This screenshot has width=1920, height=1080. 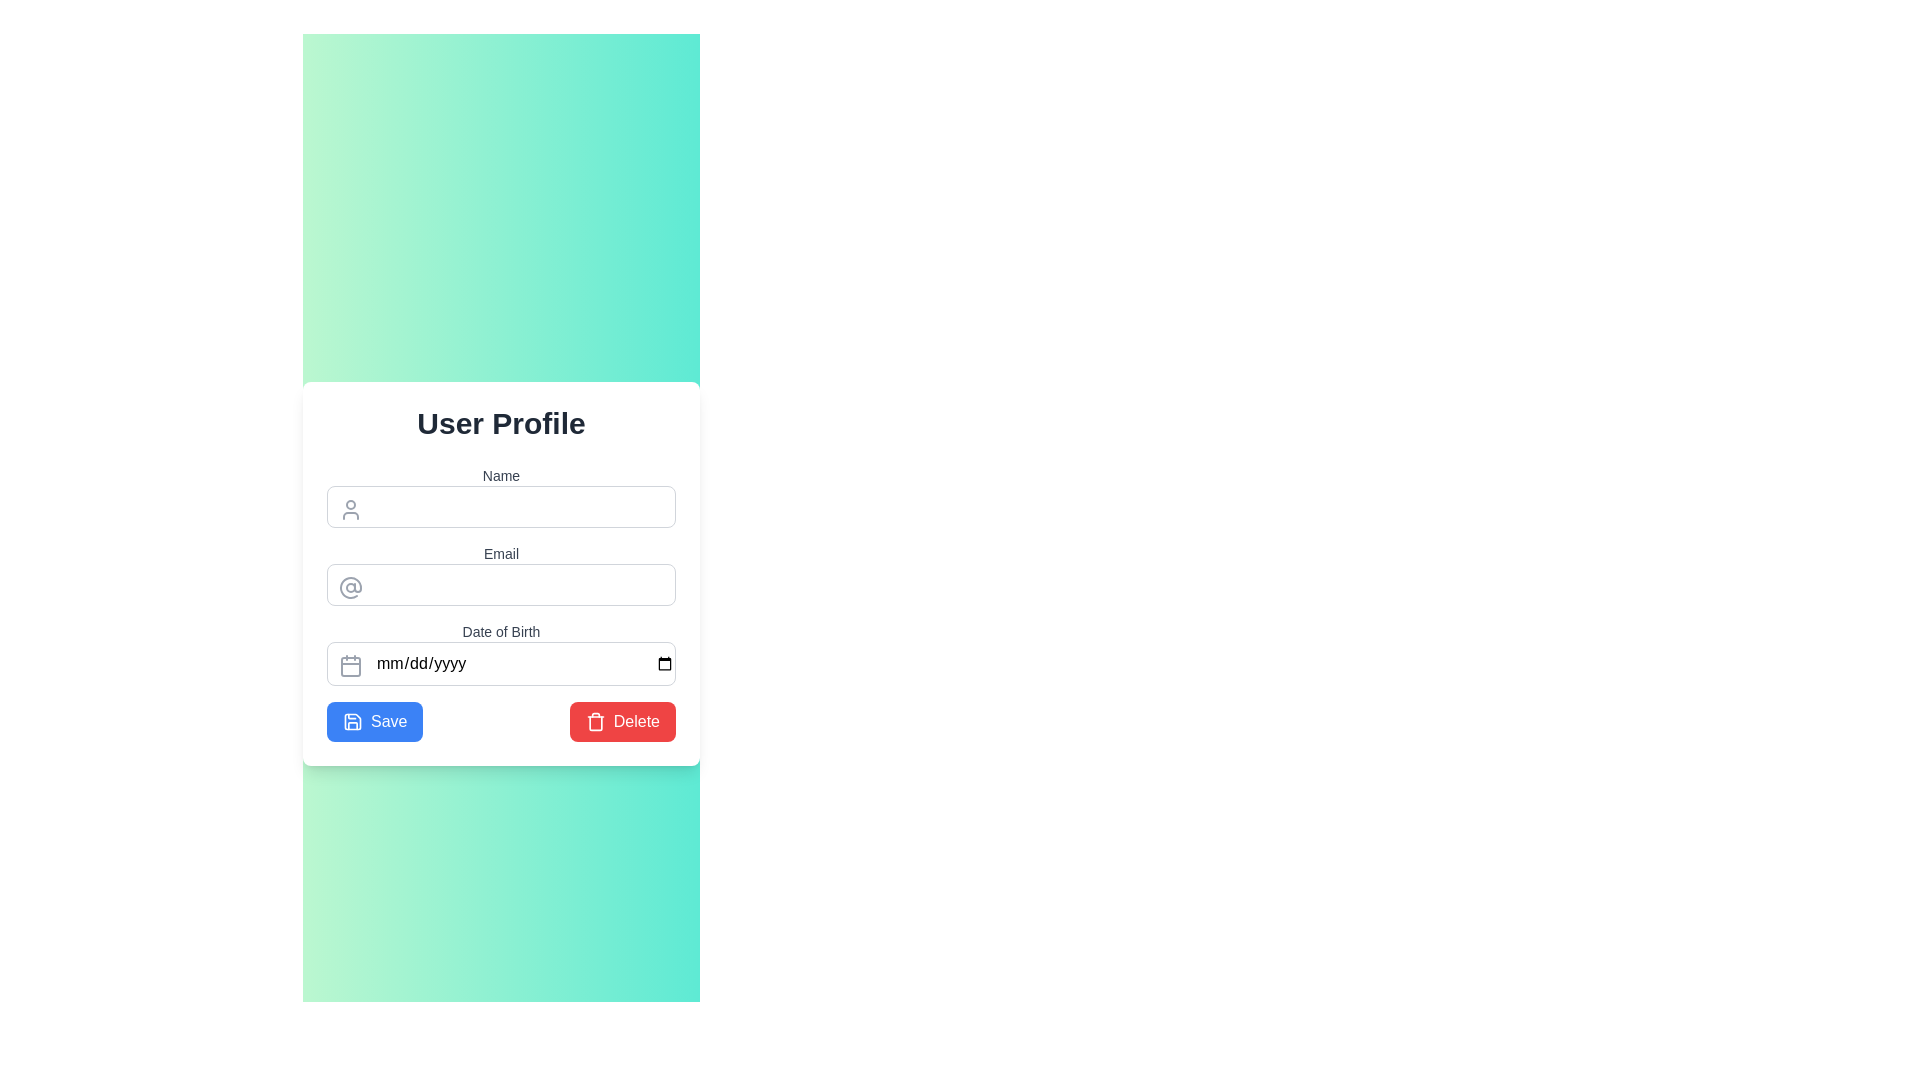 I want to click on the save action icon located on the left side of the 'Save' button, so click(x=353, y=721).